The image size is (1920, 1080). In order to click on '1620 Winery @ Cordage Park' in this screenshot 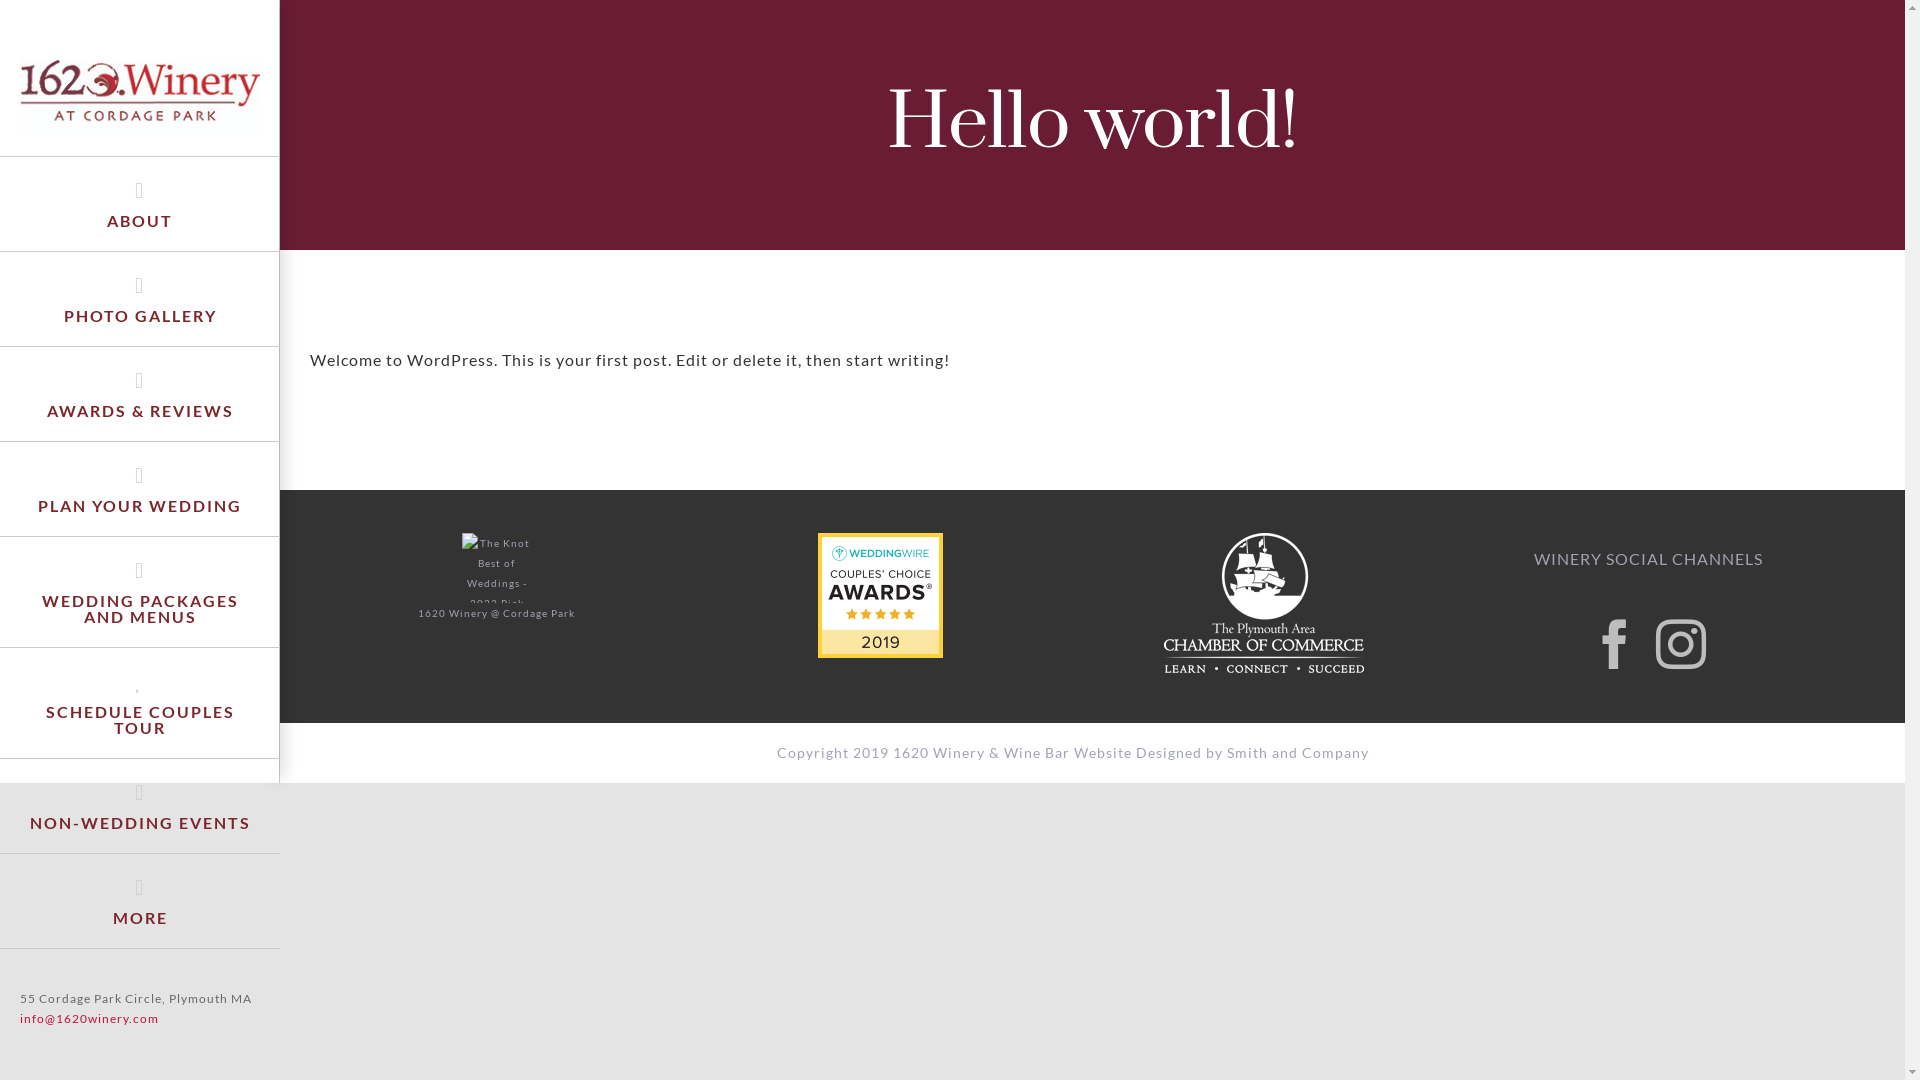, I will do `click(416, 609)`.